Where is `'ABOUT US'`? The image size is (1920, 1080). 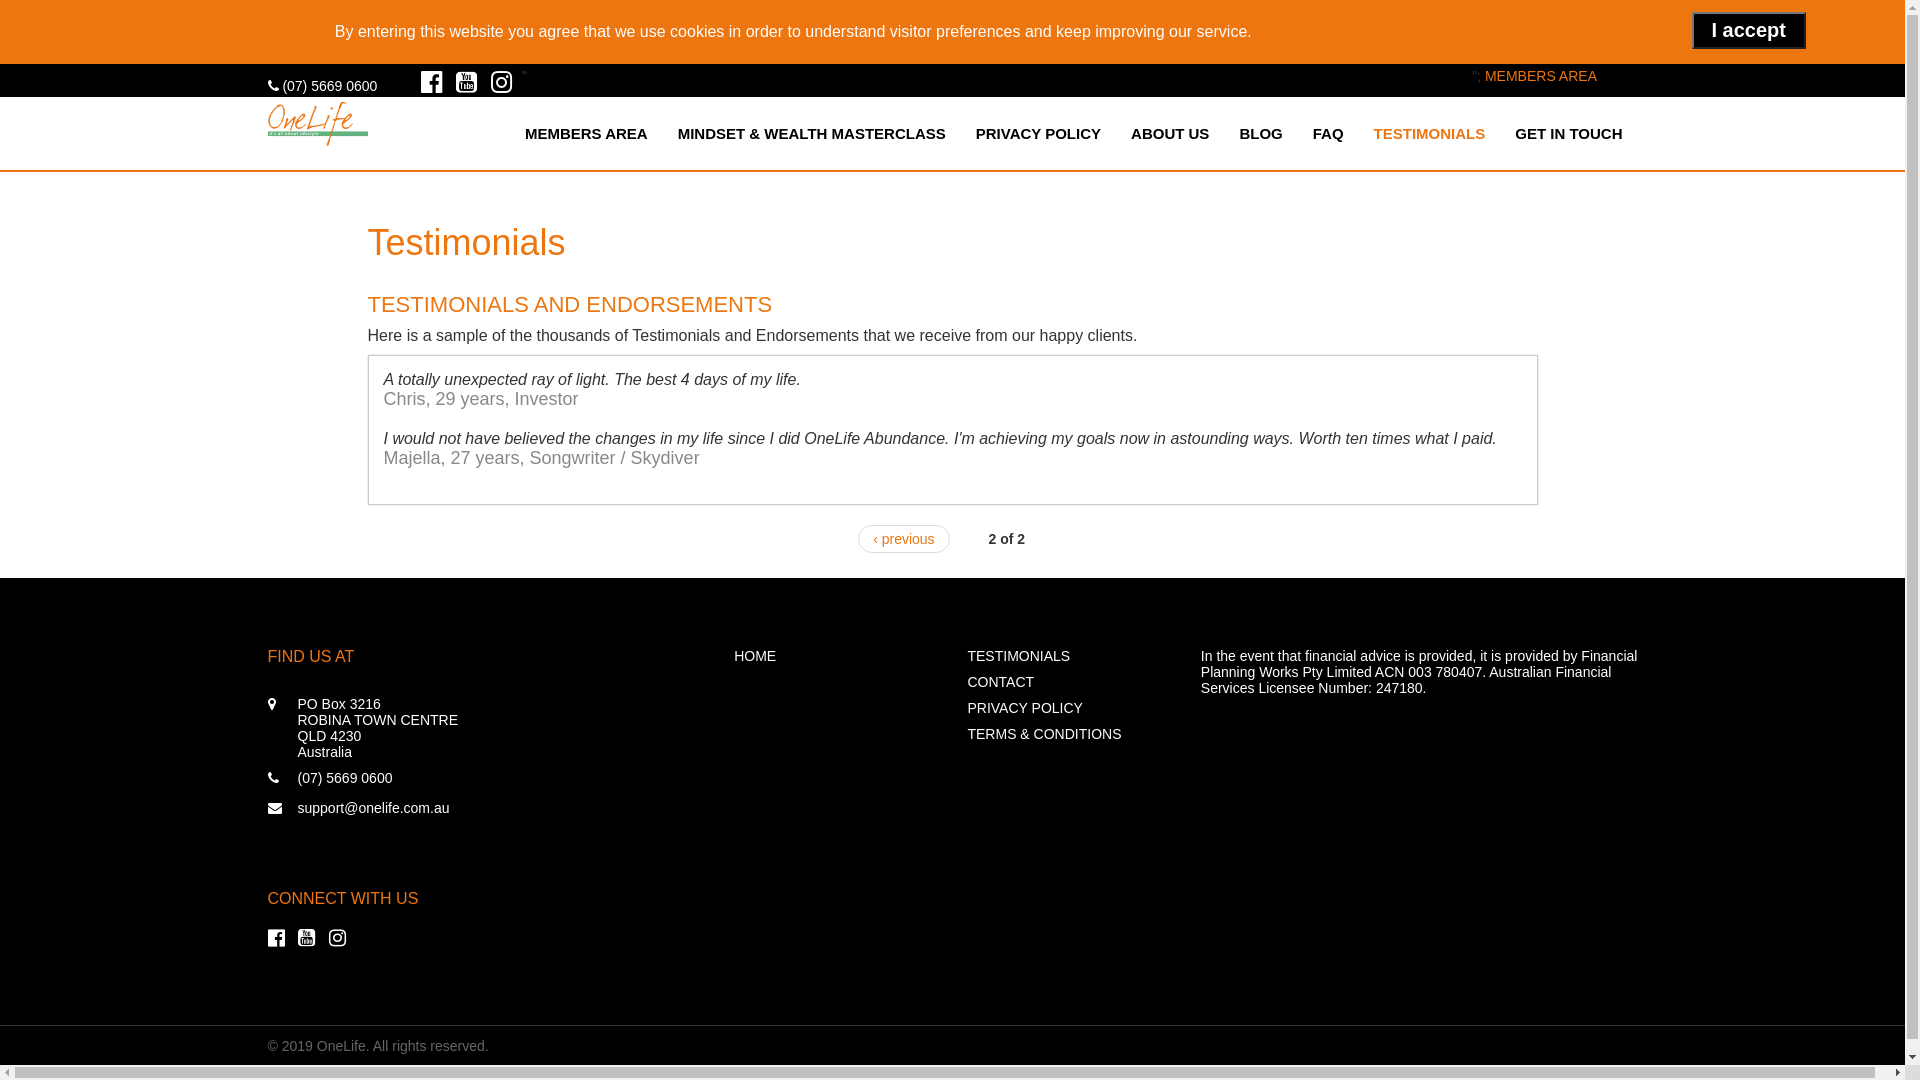
'ABOUT US' is located at coordinates (1170, 133).